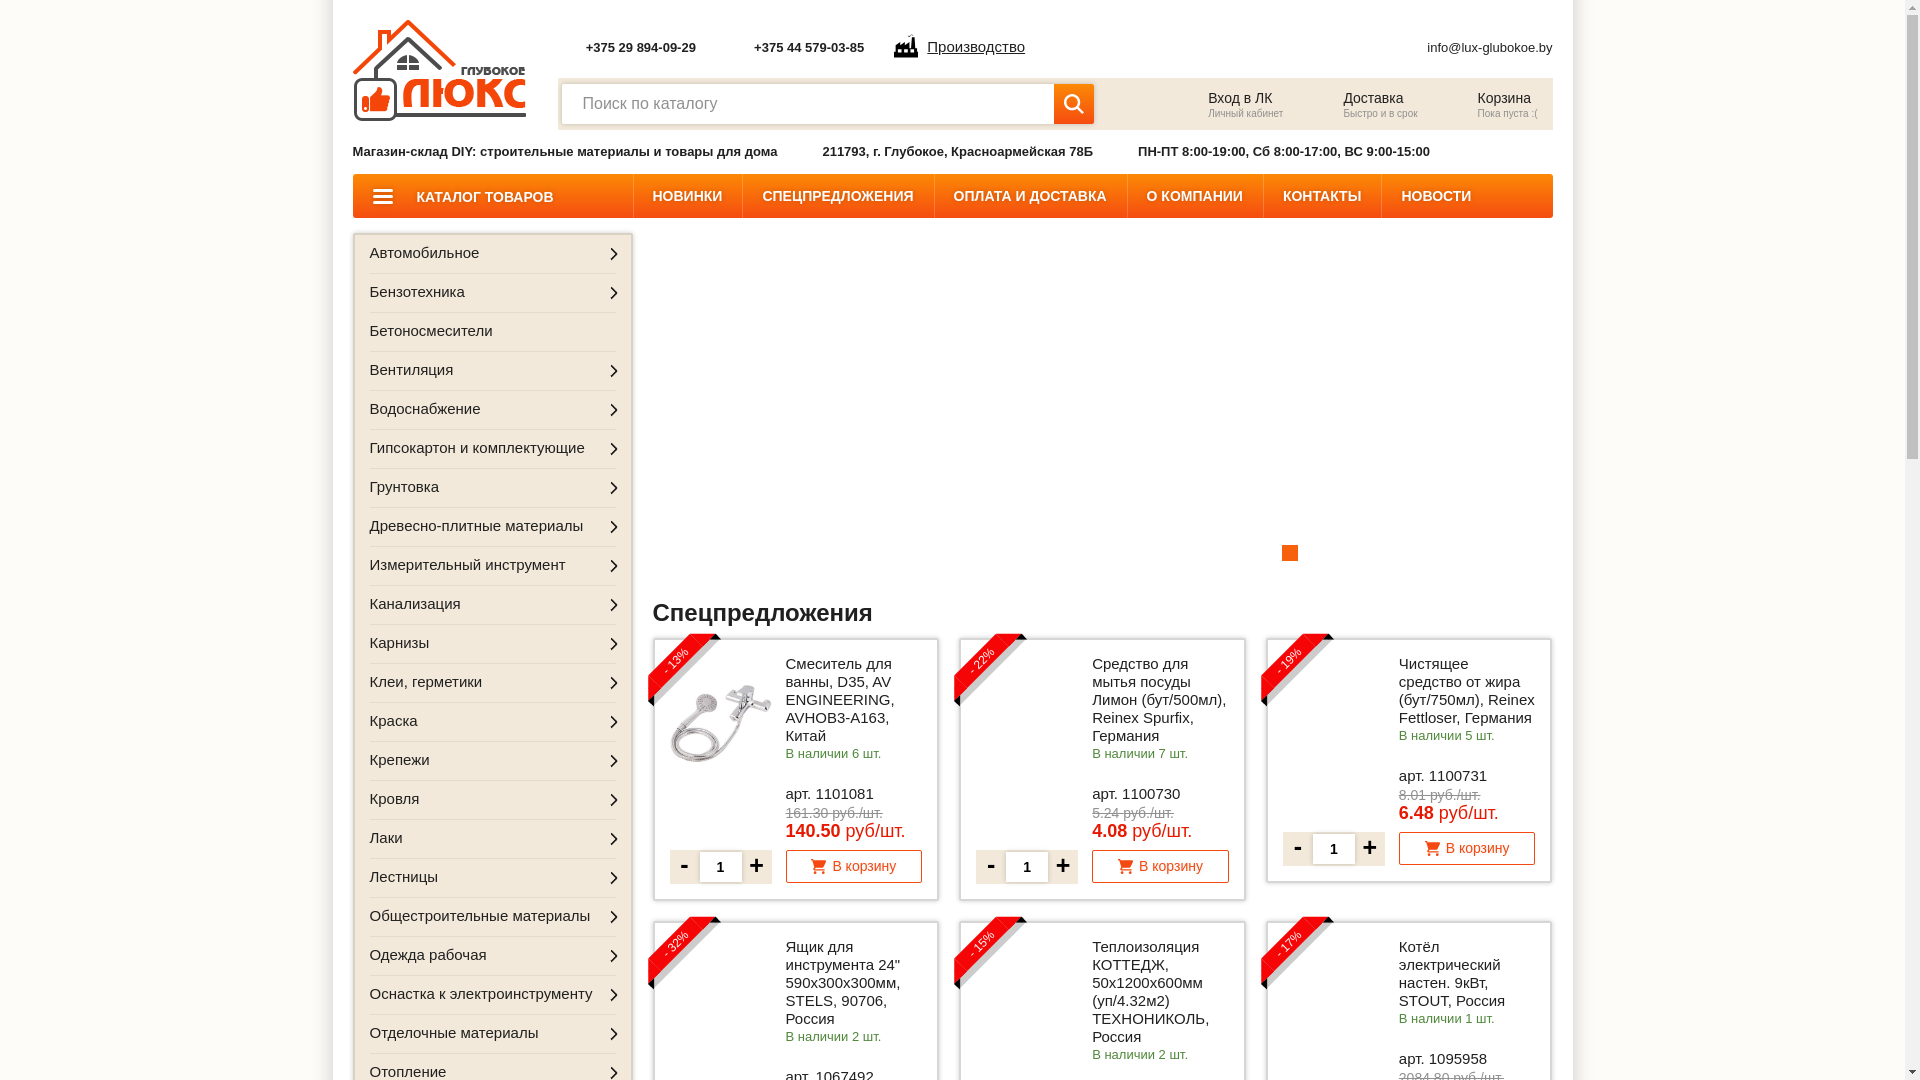 Image resolution: width=1920 pixels, height=1080 pixels. I want to click on '+375 44 579-03-85', so click(809, 46).